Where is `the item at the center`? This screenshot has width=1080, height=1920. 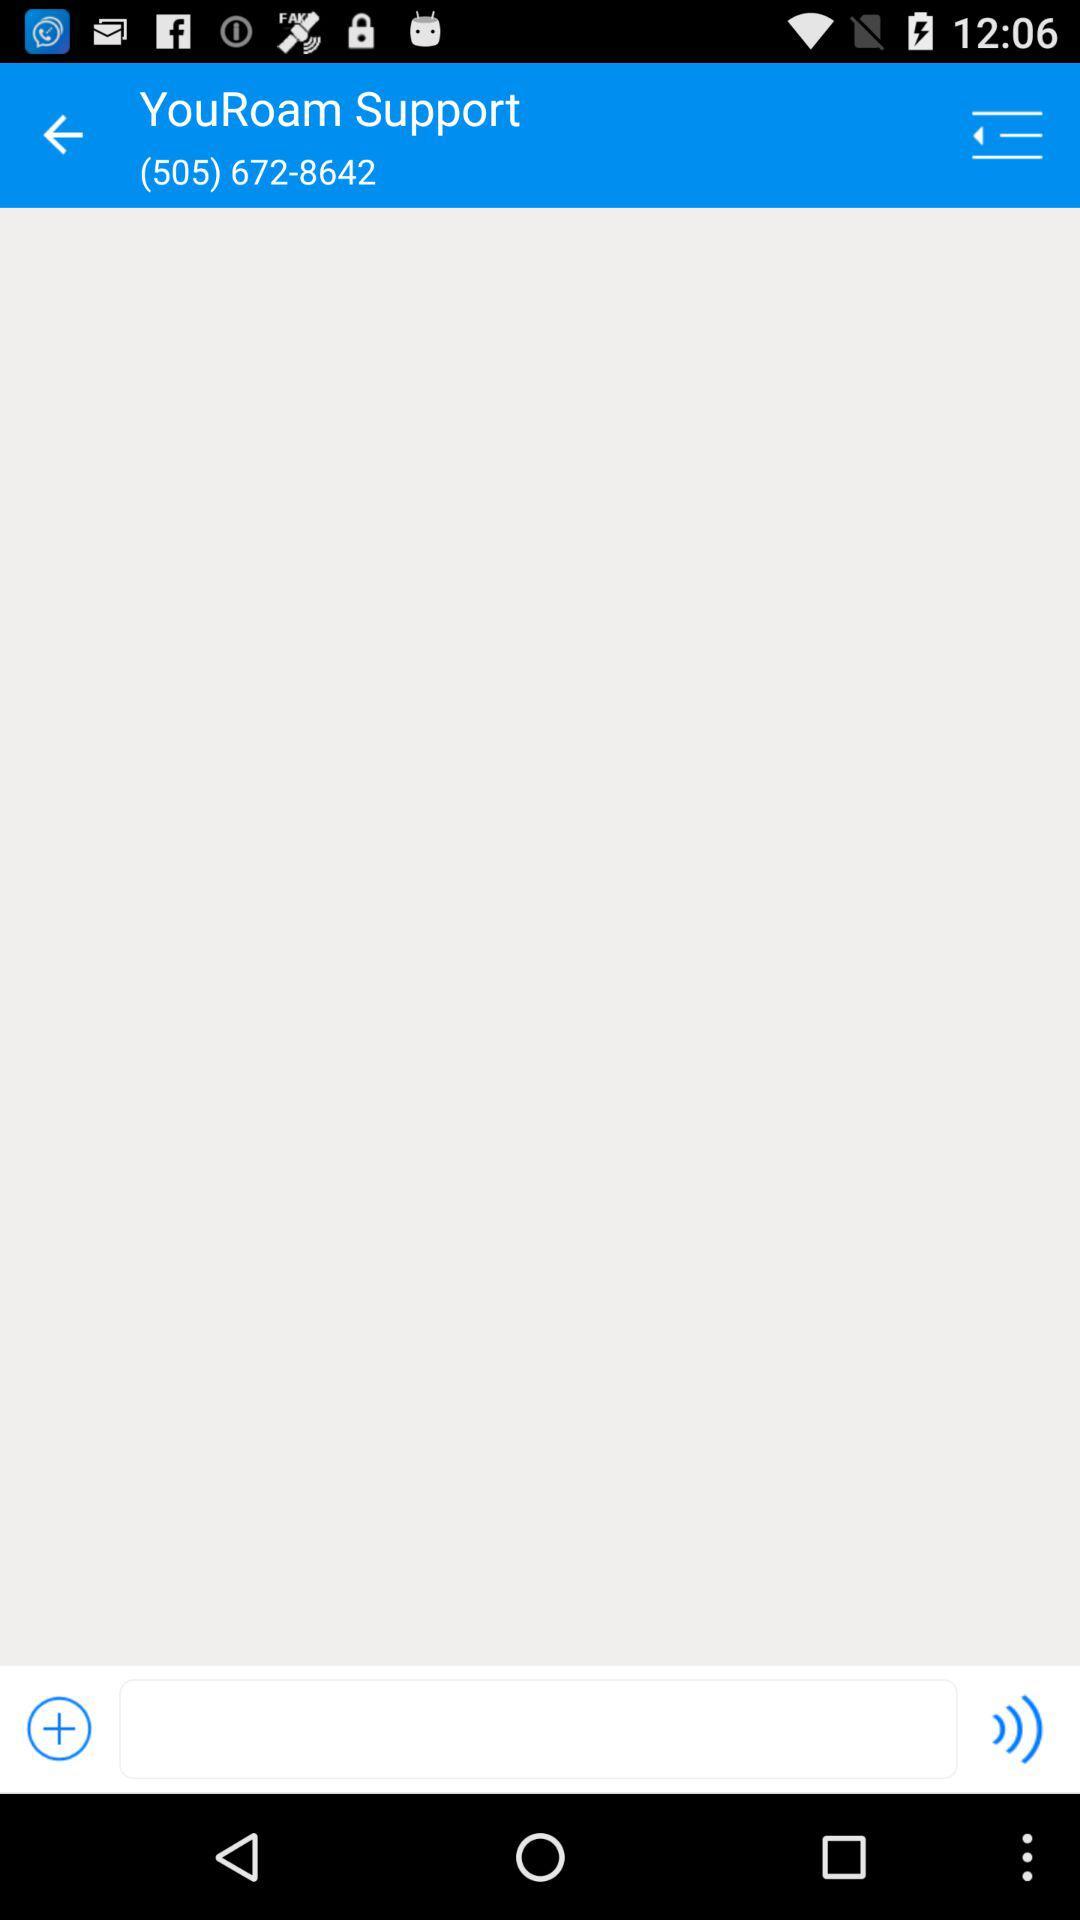 the item at the center is located at coordinates (540, 935).